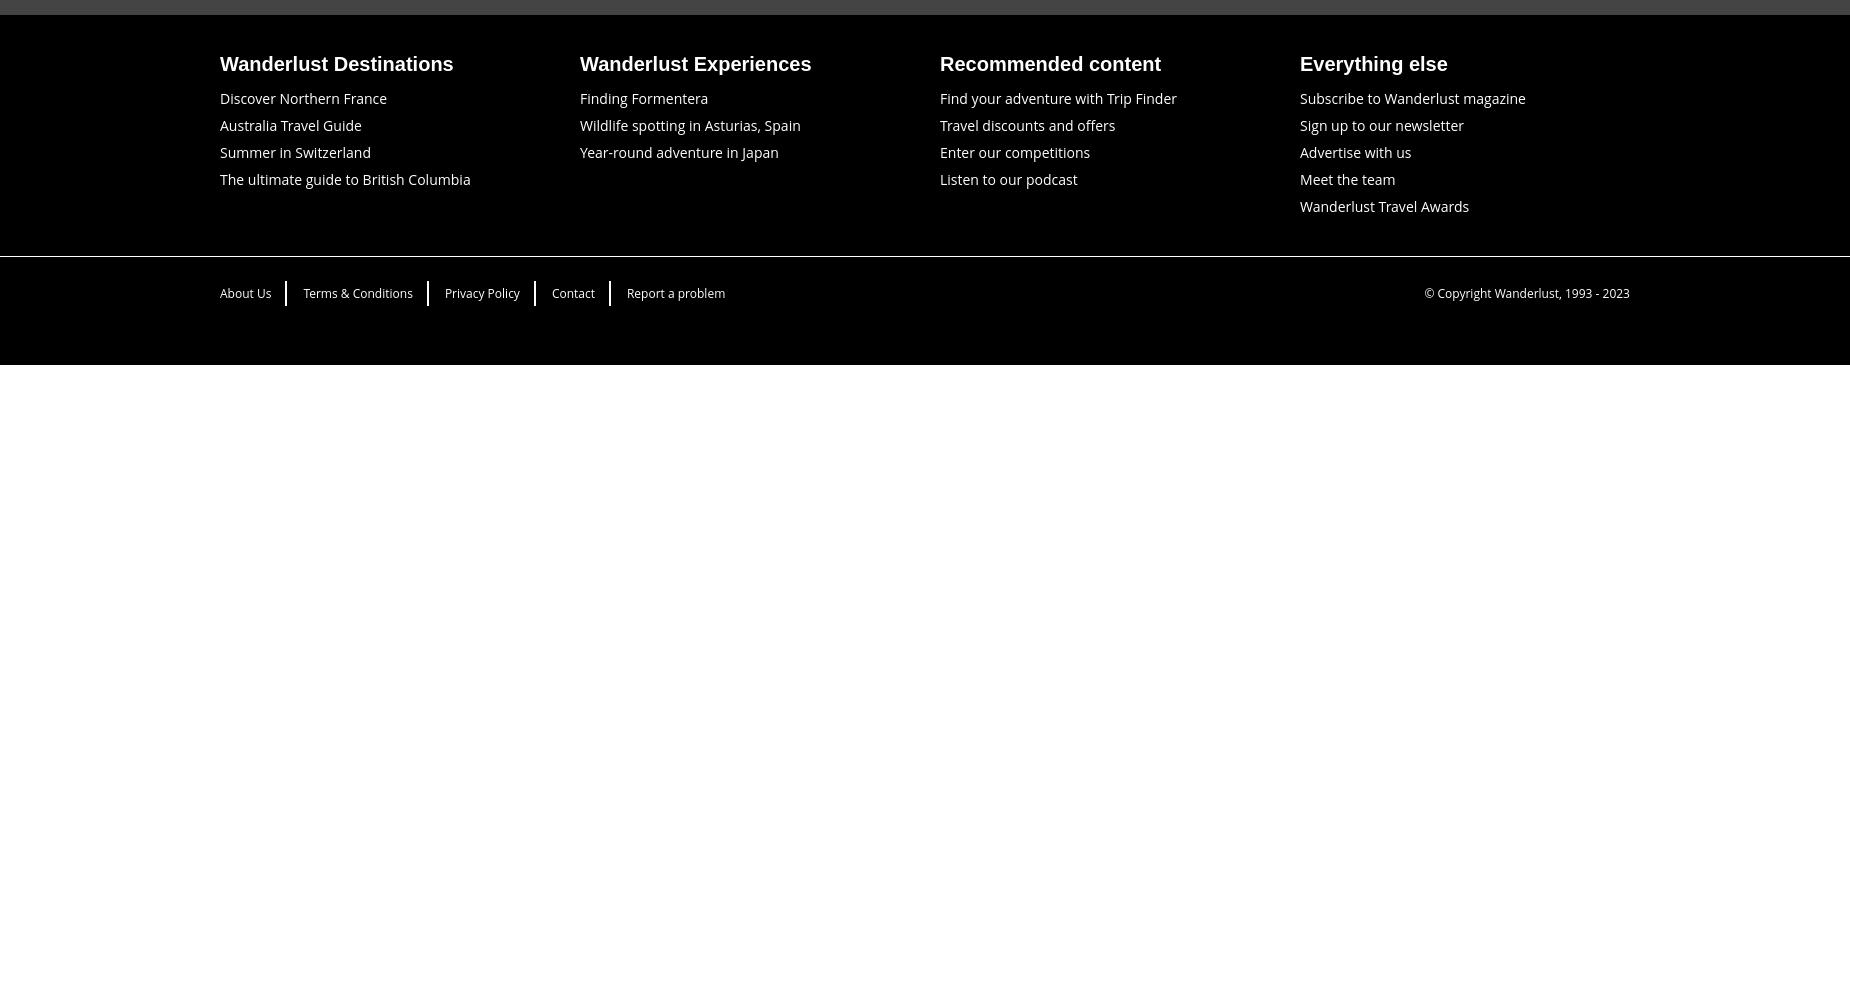 The image size is (1850, 1000). What do you see at coordinates (643, 96) in the screenshot?
I see `'Finding Formentera'` at bounding box center [643, 96].